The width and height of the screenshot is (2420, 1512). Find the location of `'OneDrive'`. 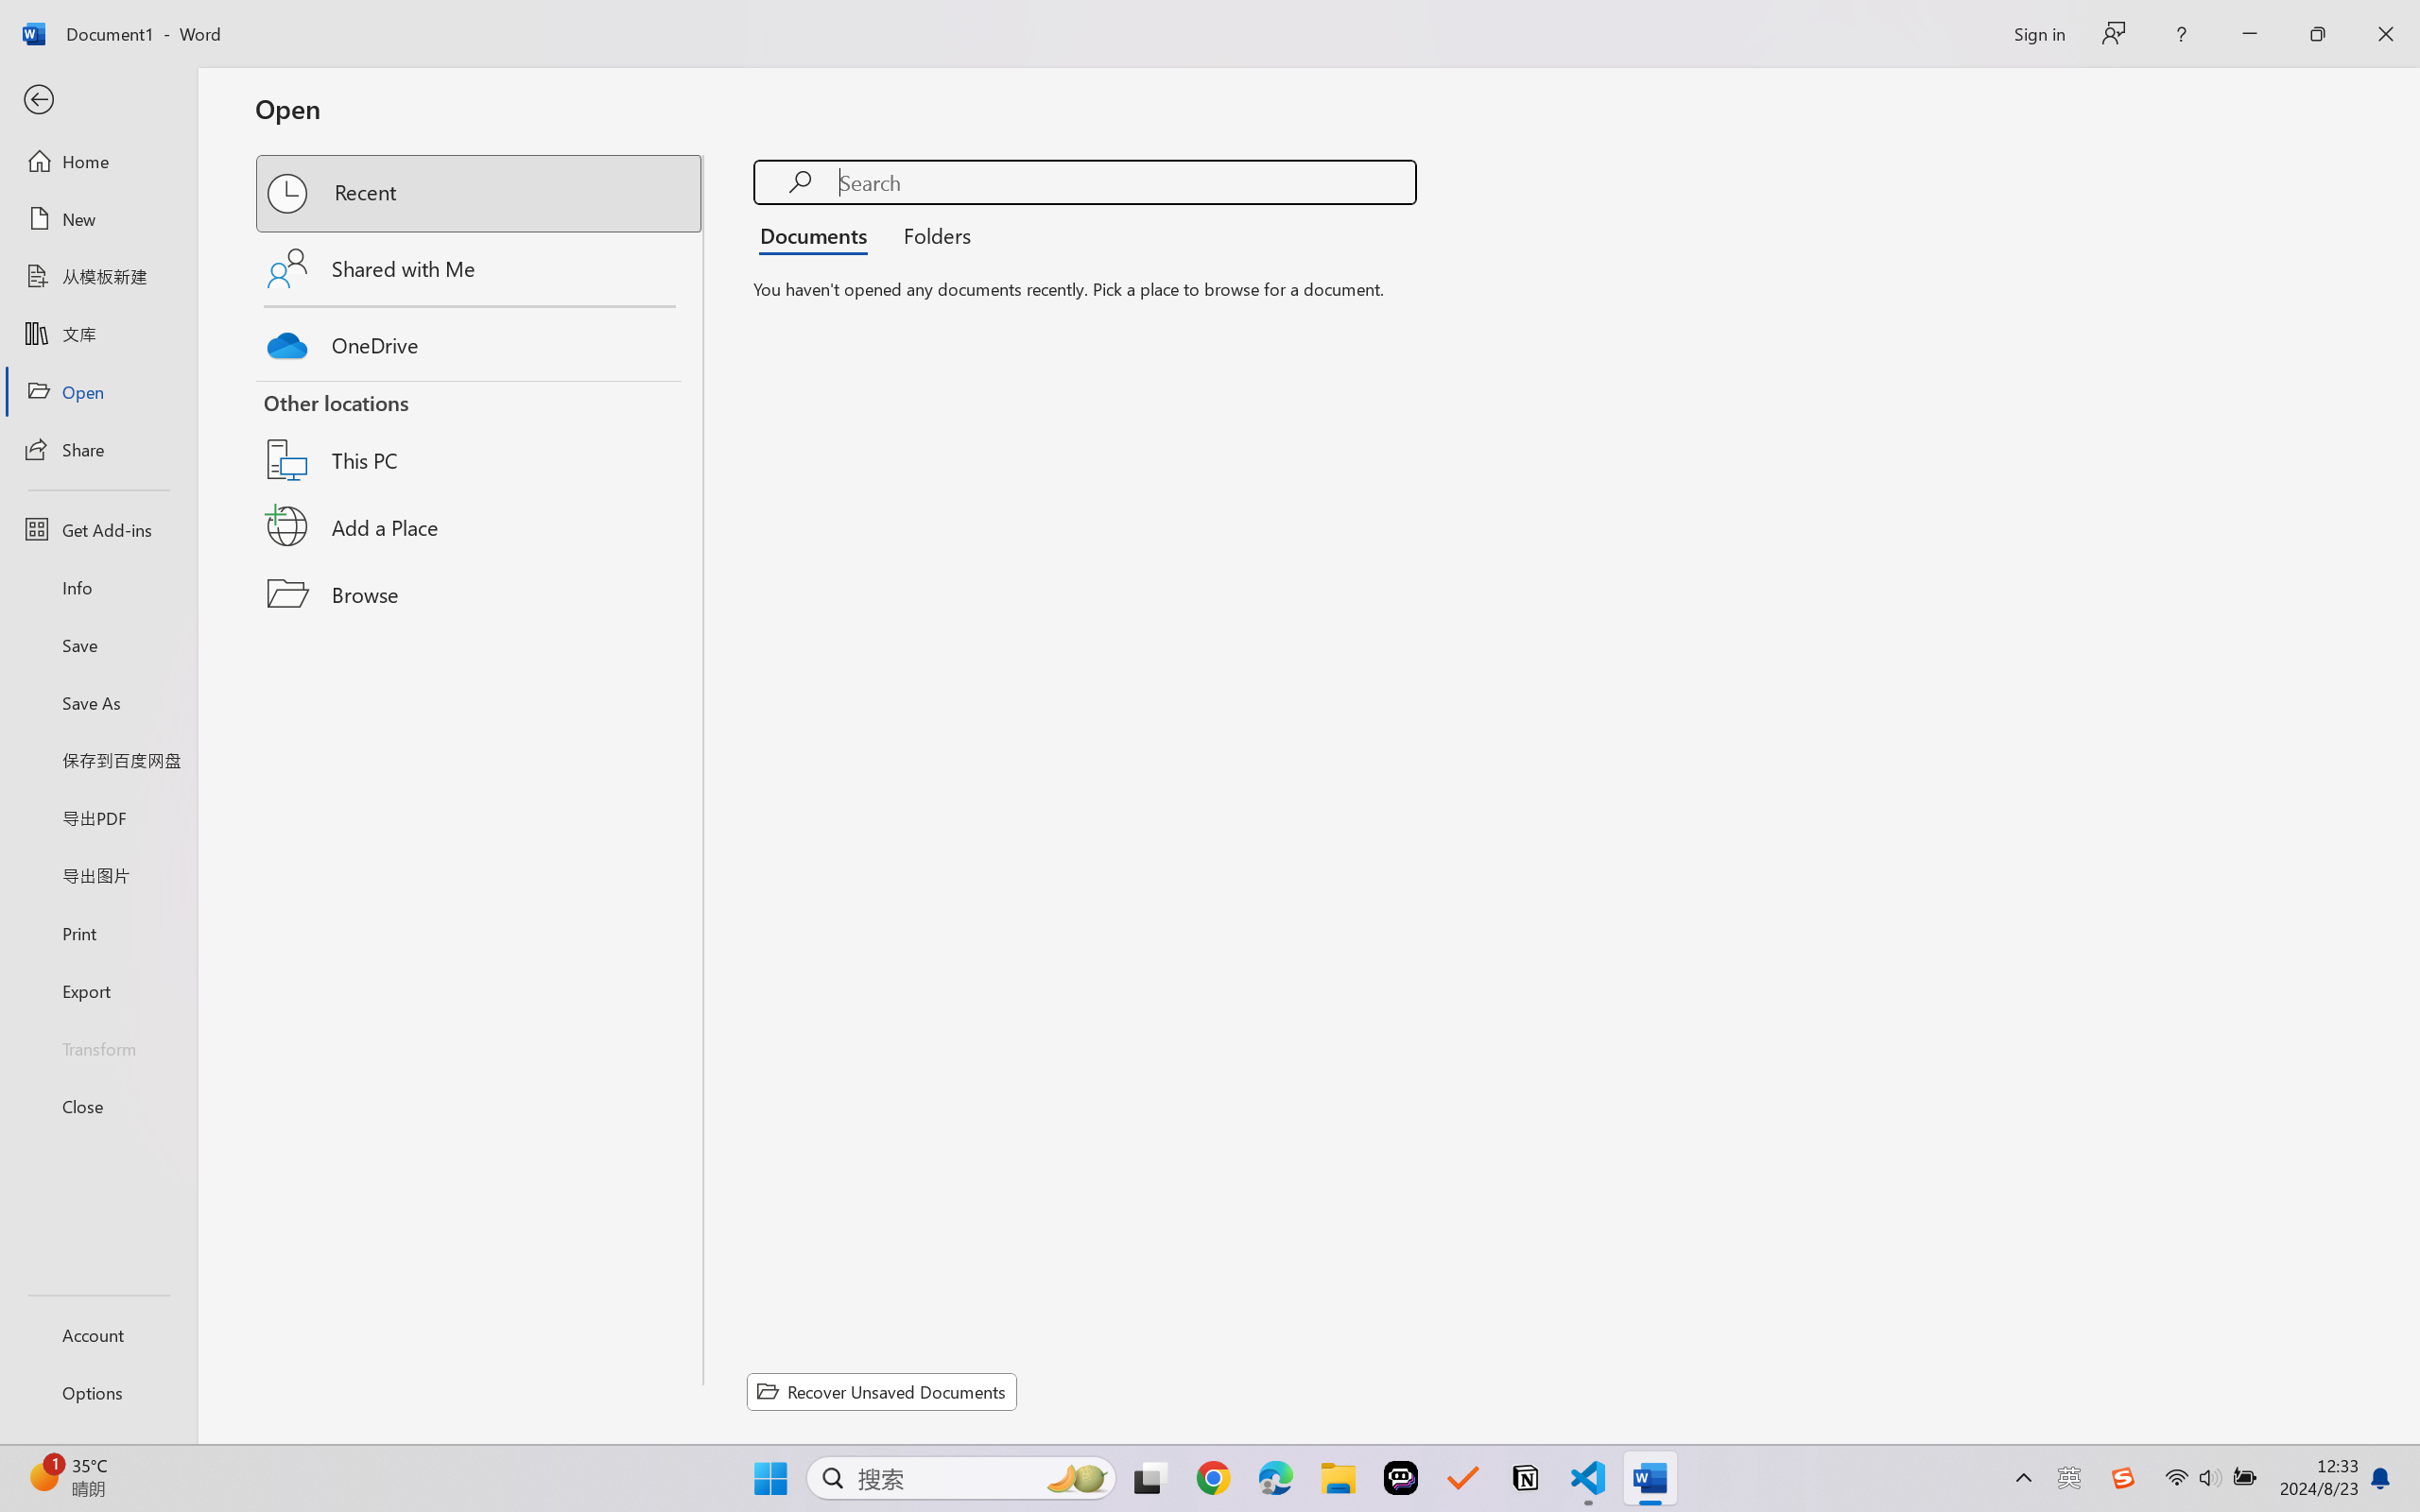

'OneDrive' is located at coordinates (480, 340).